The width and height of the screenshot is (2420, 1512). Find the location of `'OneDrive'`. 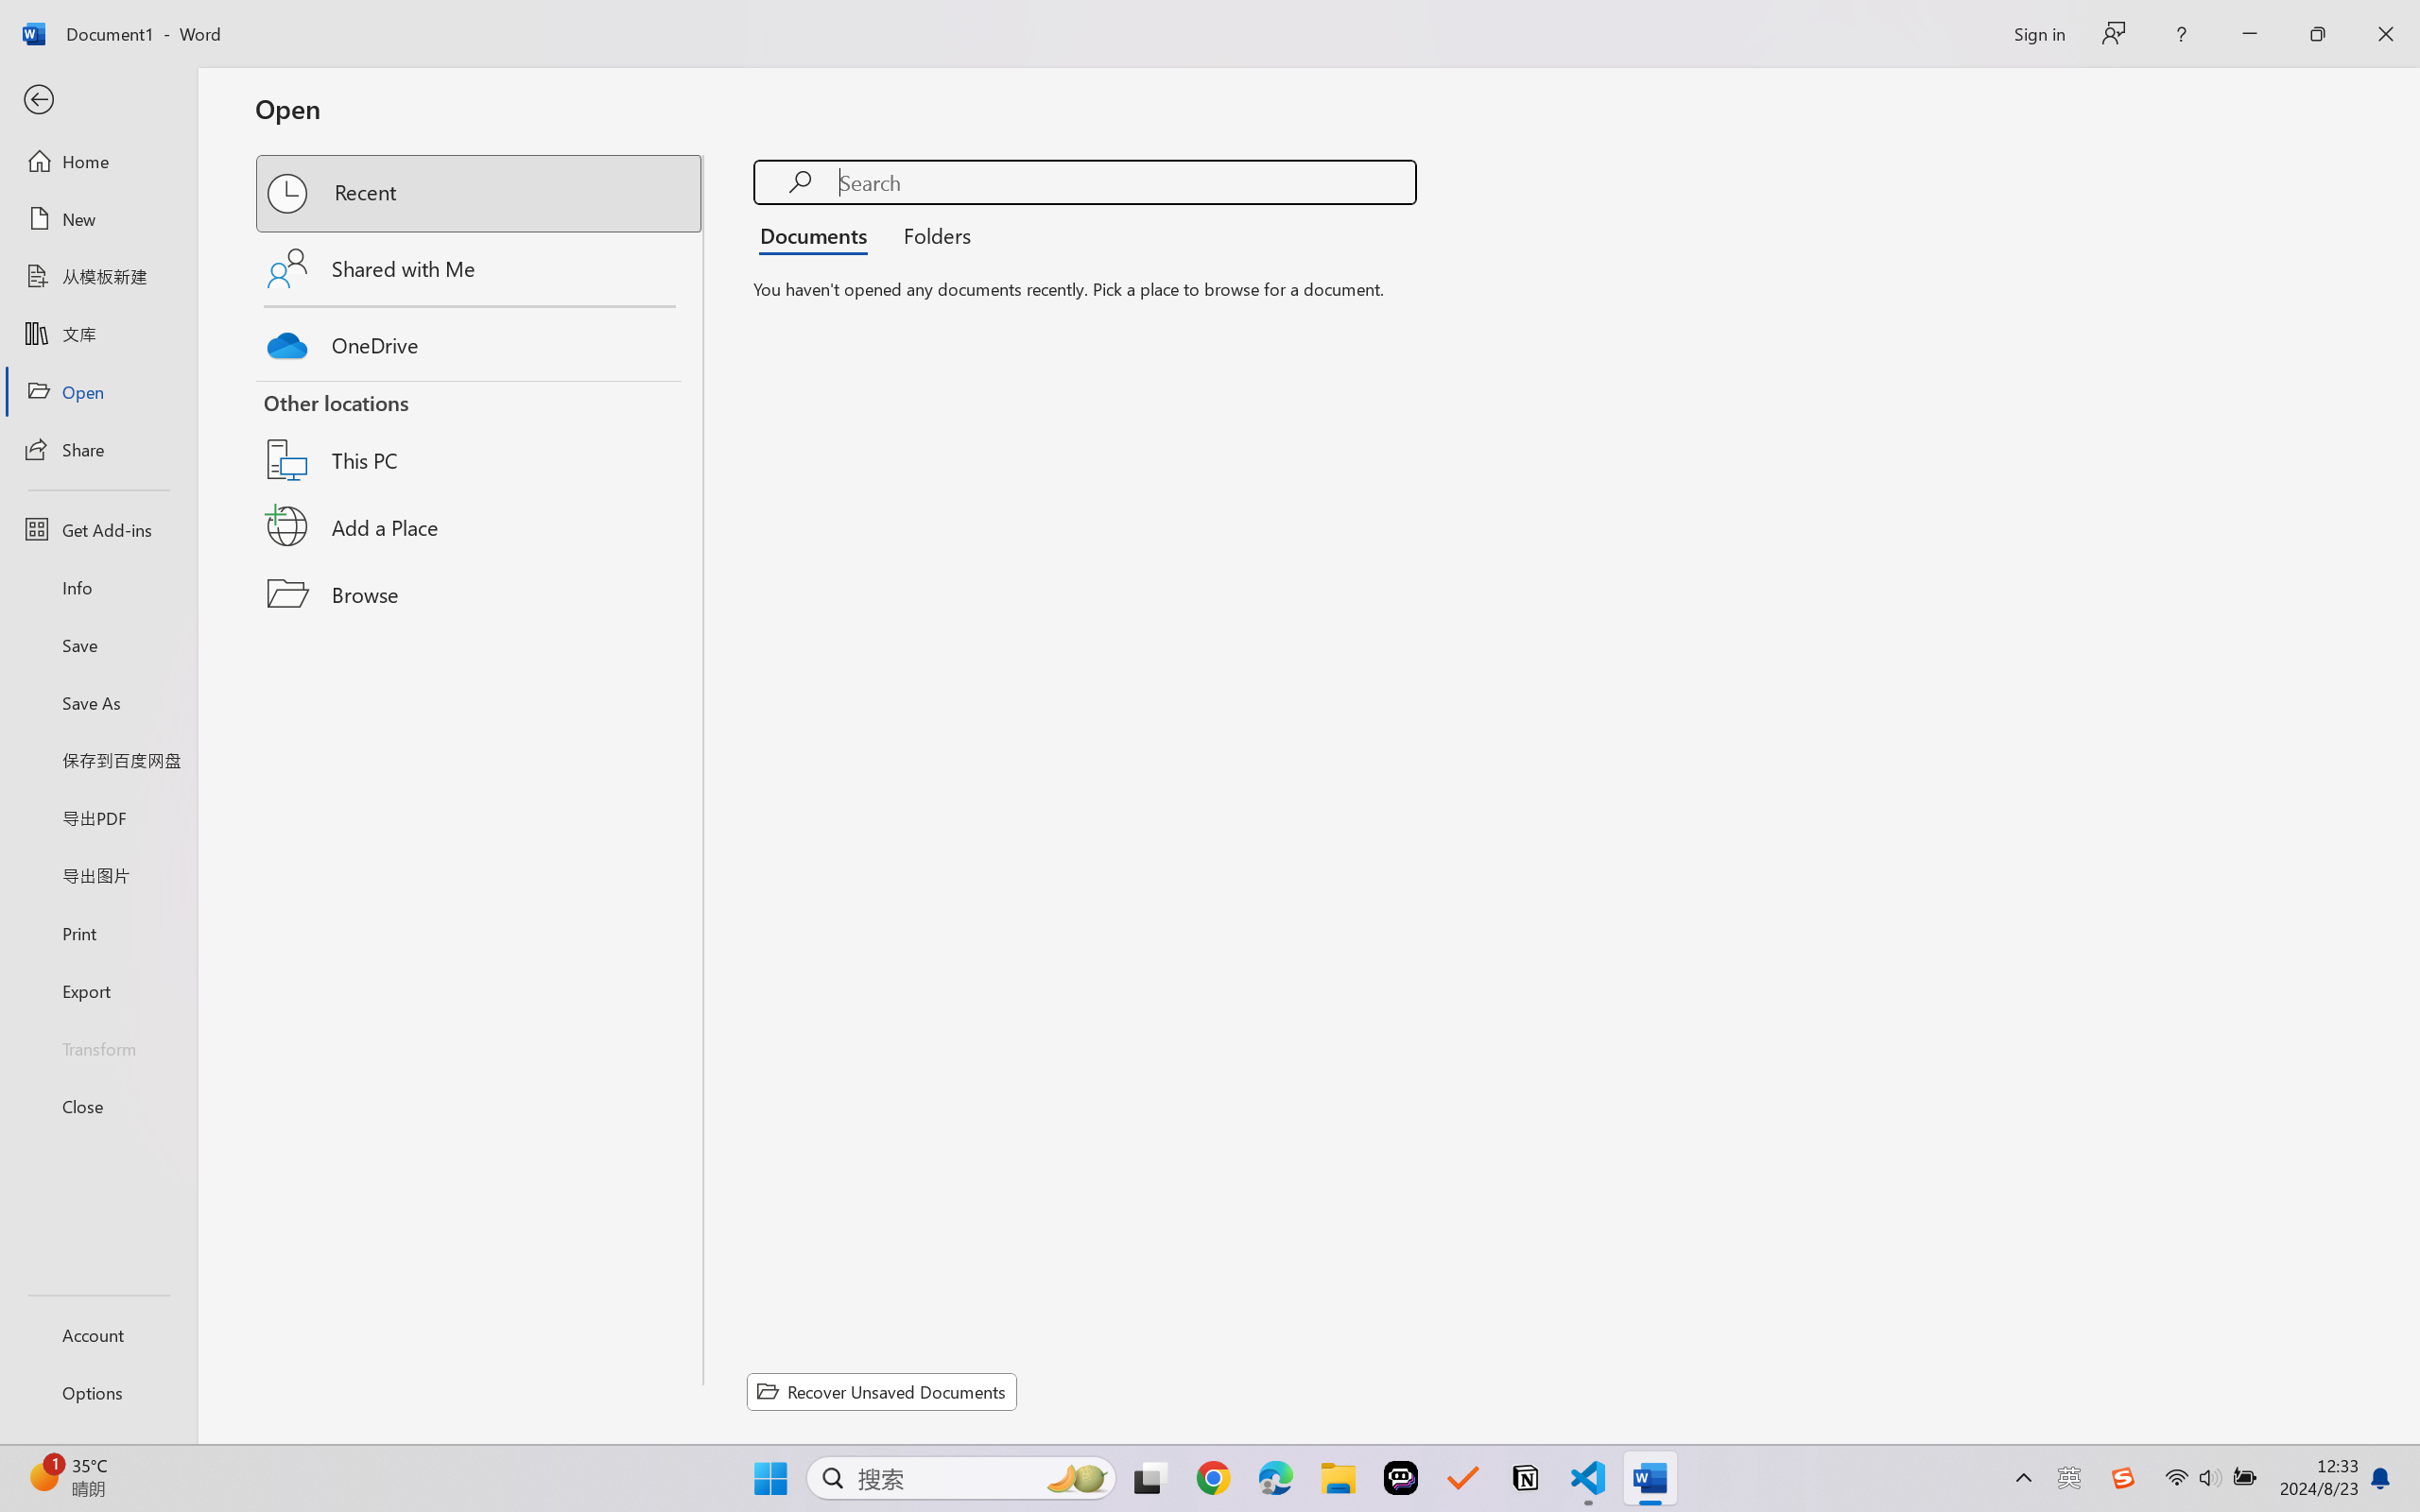

'OneDrive' is located at coordinates (480, 340).